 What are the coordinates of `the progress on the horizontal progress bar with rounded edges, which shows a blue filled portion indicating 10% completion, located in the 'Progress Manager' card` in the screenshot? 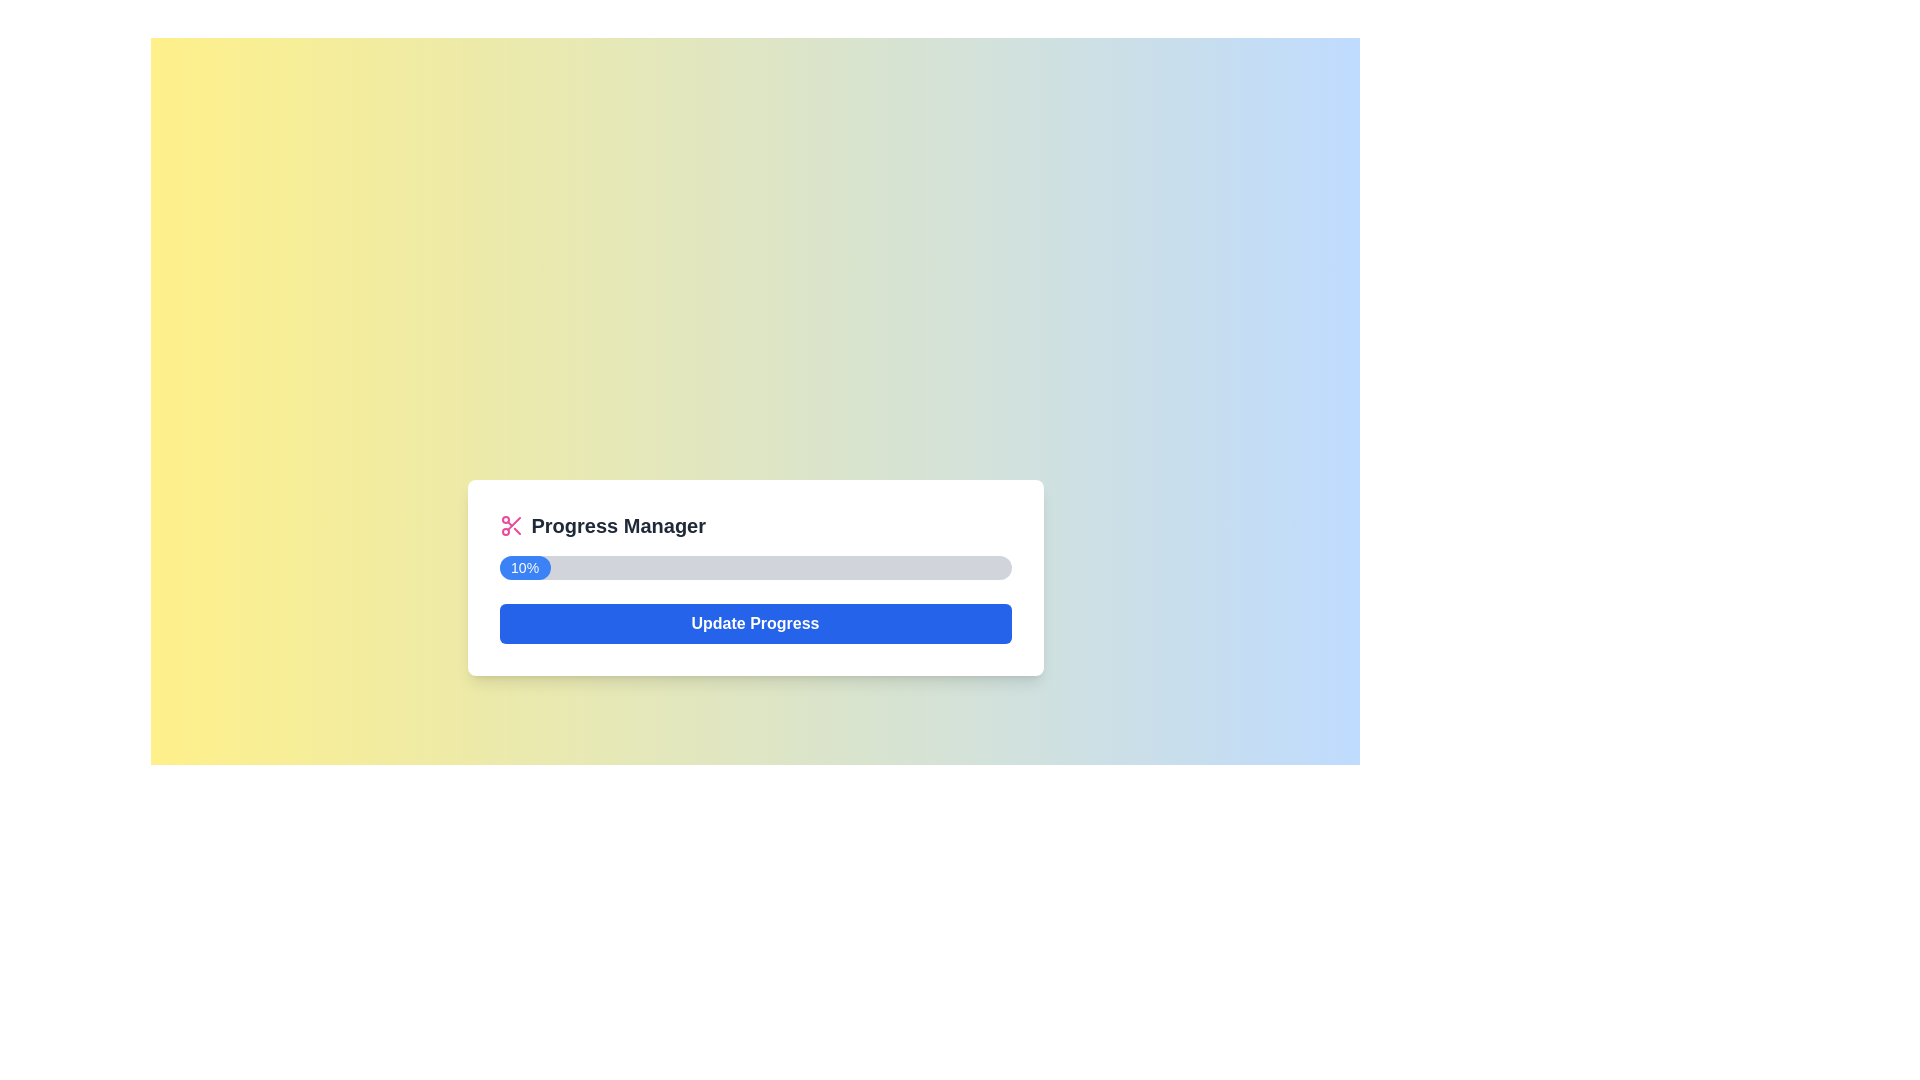 It's located at (754, 567).